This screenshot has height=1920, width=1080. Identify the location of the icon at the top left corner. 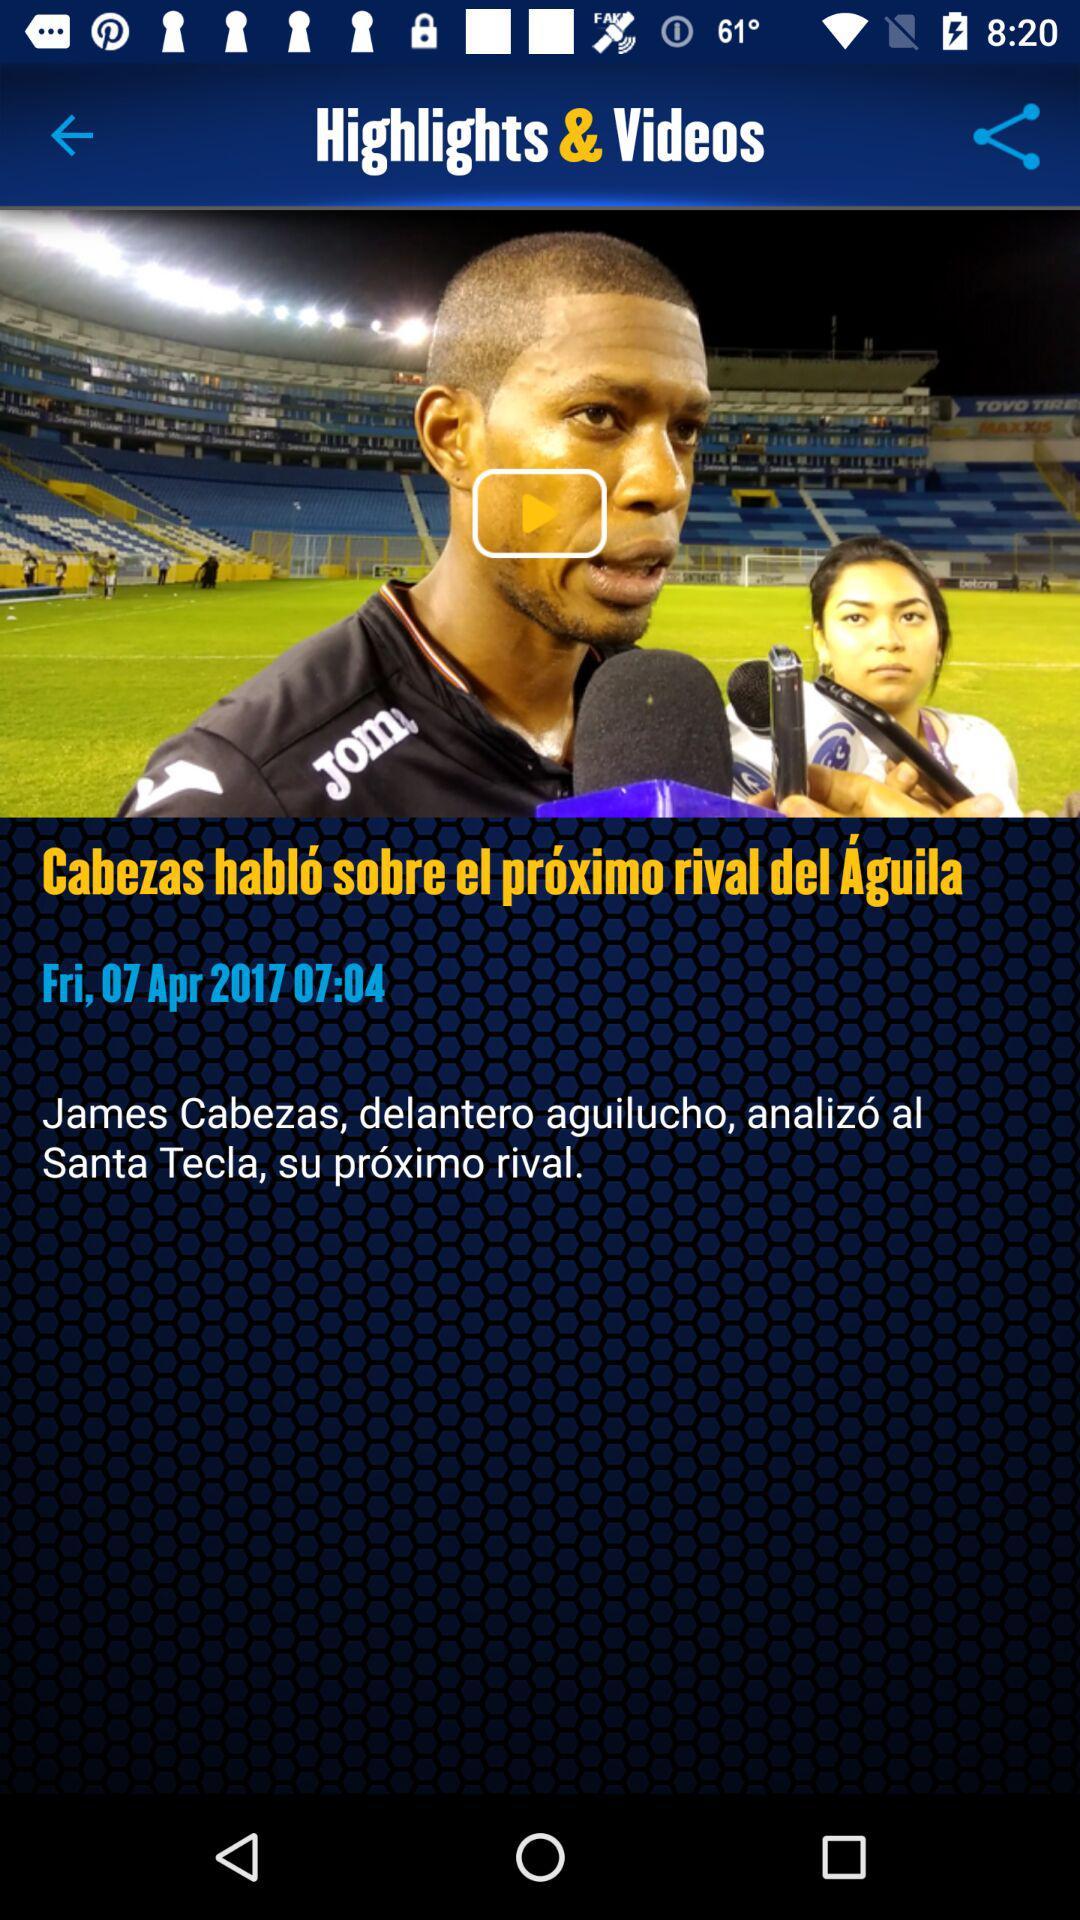
(72, 135).